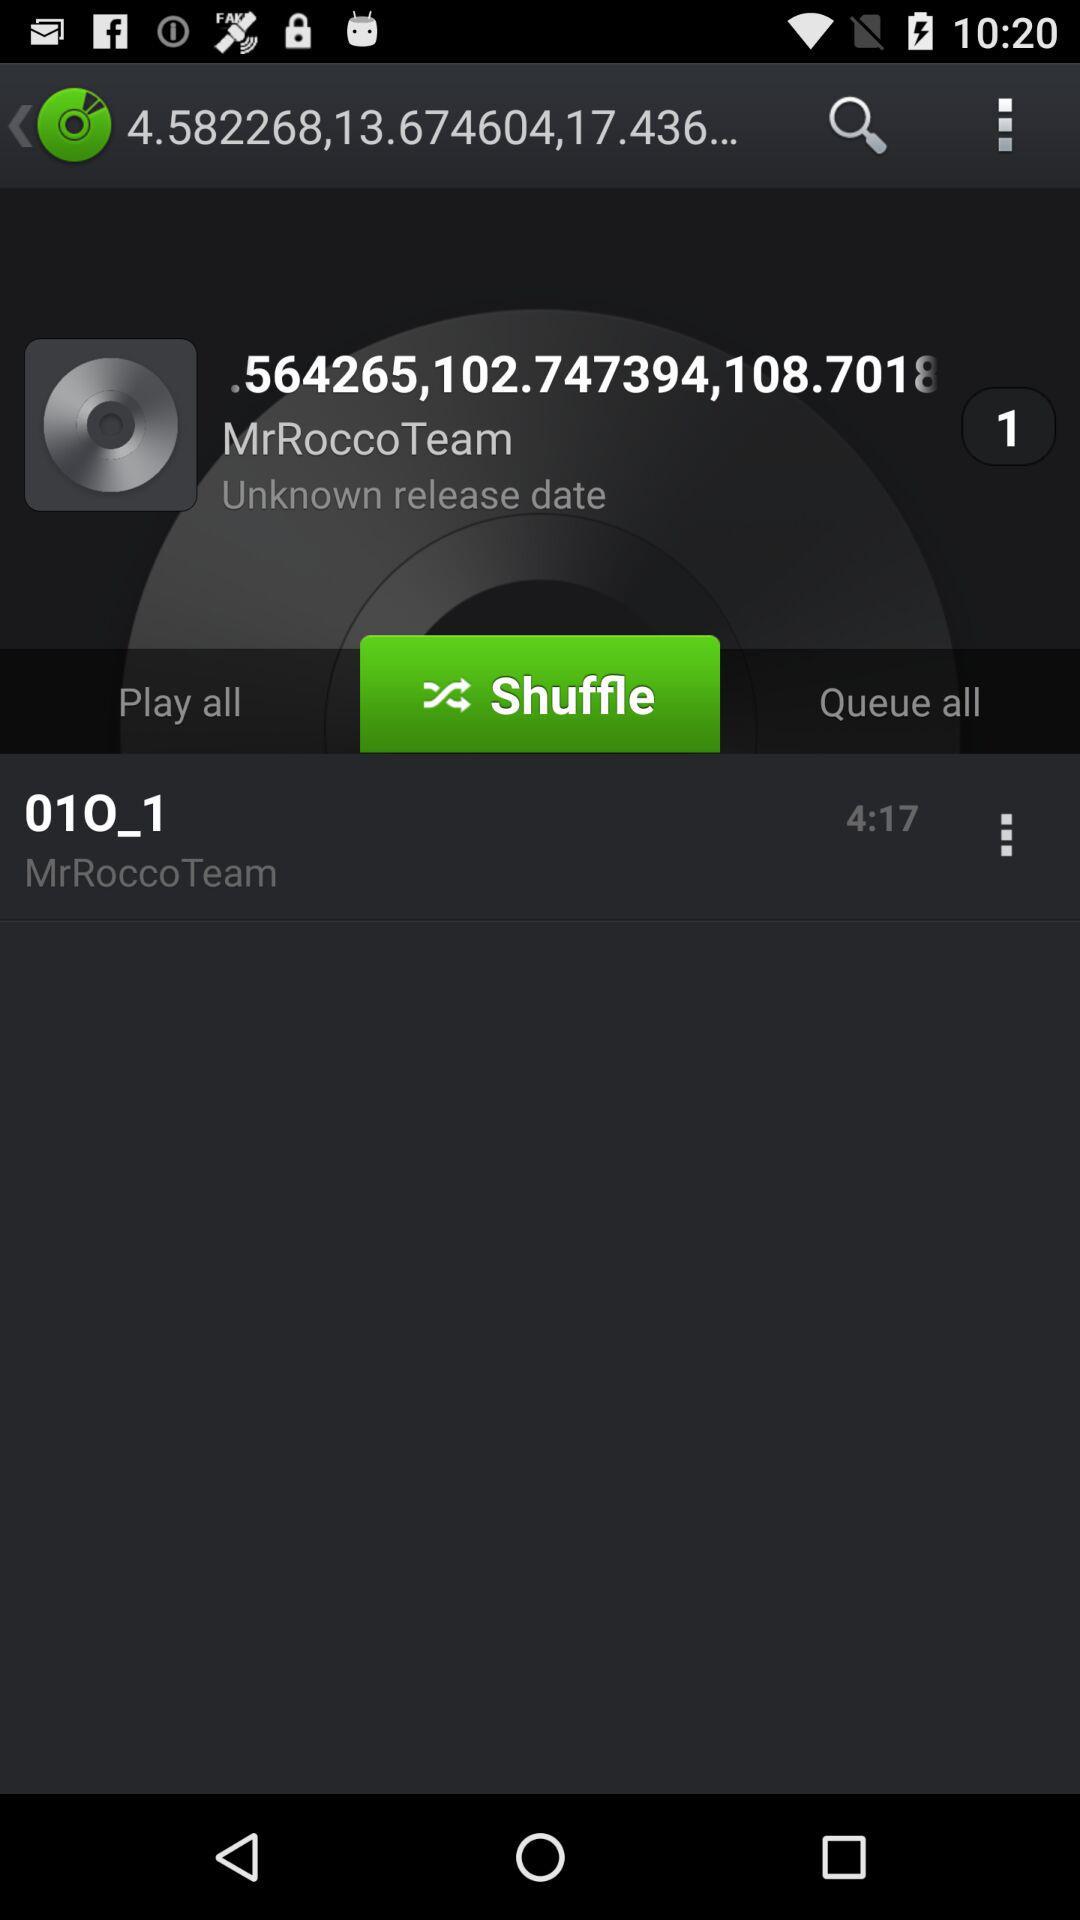 This screenshot has width=1080, height=1920. What do you see at coordinates (1006, 837) in the screenshot?
I see `the app next to the 4:17 app` at bounding box center [1006, 837].